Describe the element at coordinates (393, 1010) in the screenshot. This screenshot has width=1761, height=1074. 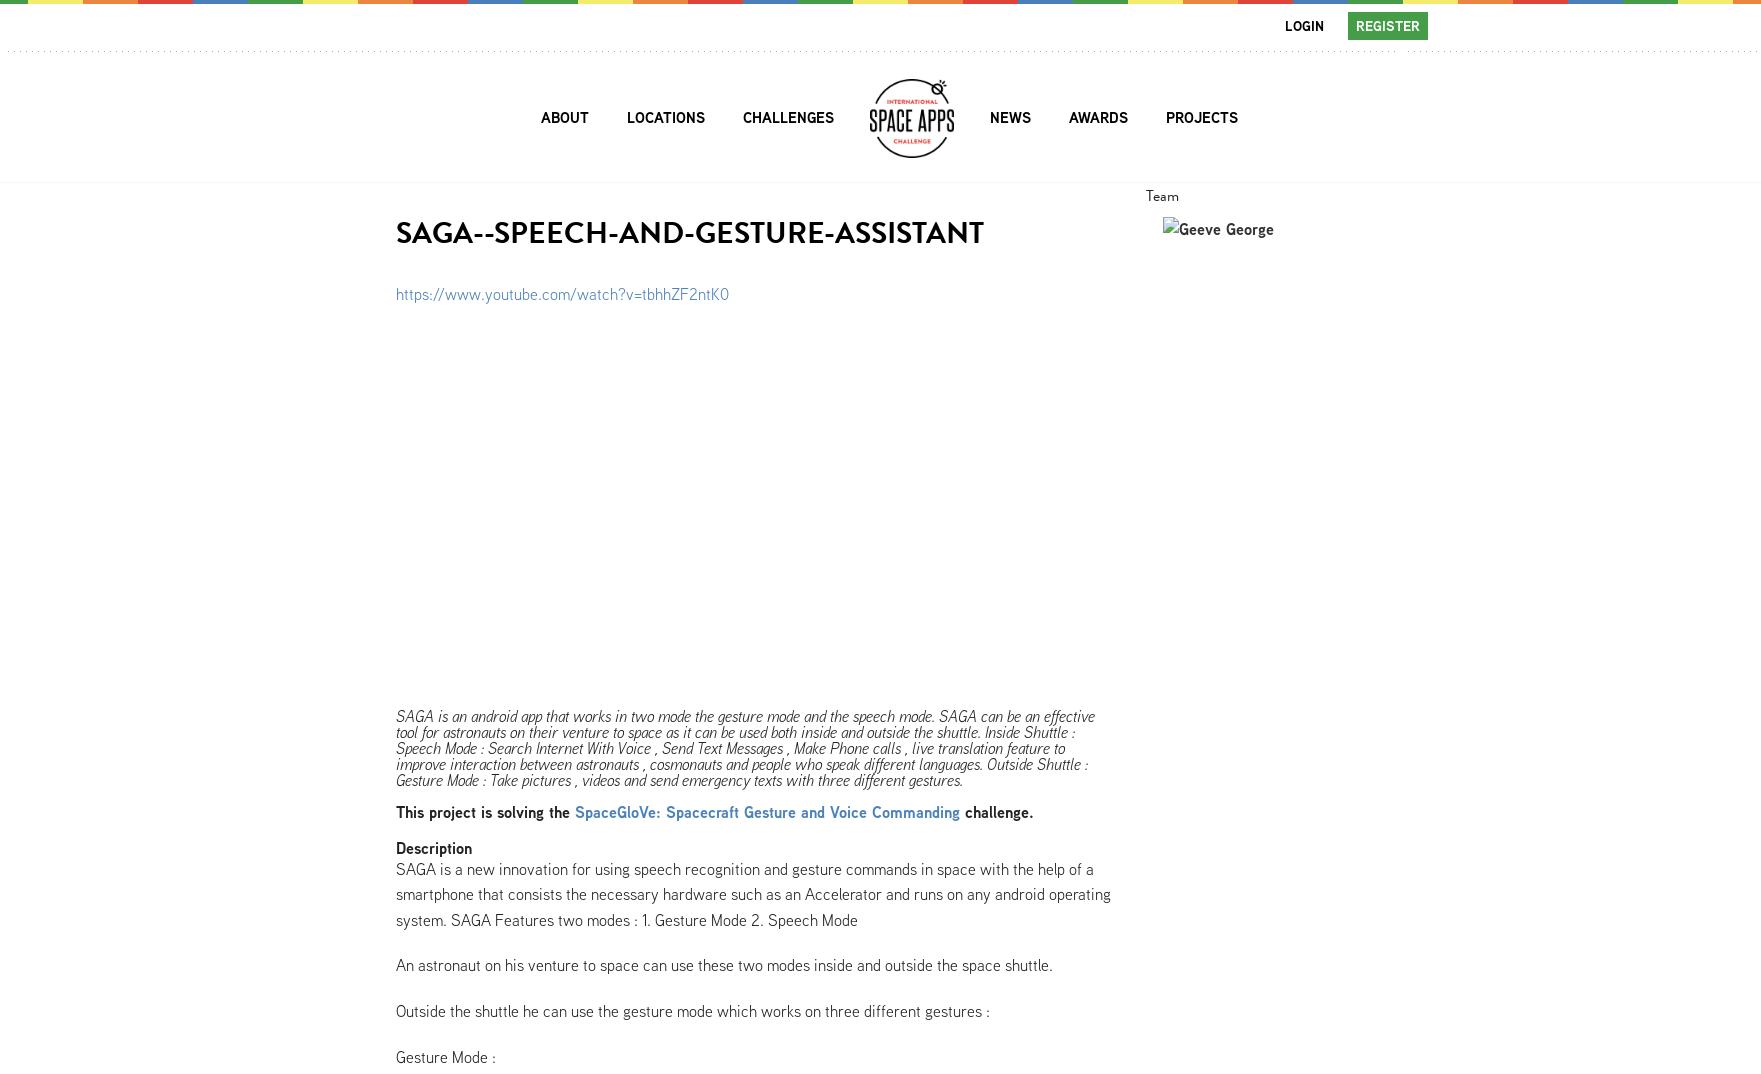
I see `'Outside the shuttle he can use the gesture mode which works on three different gestures :'` at that location.